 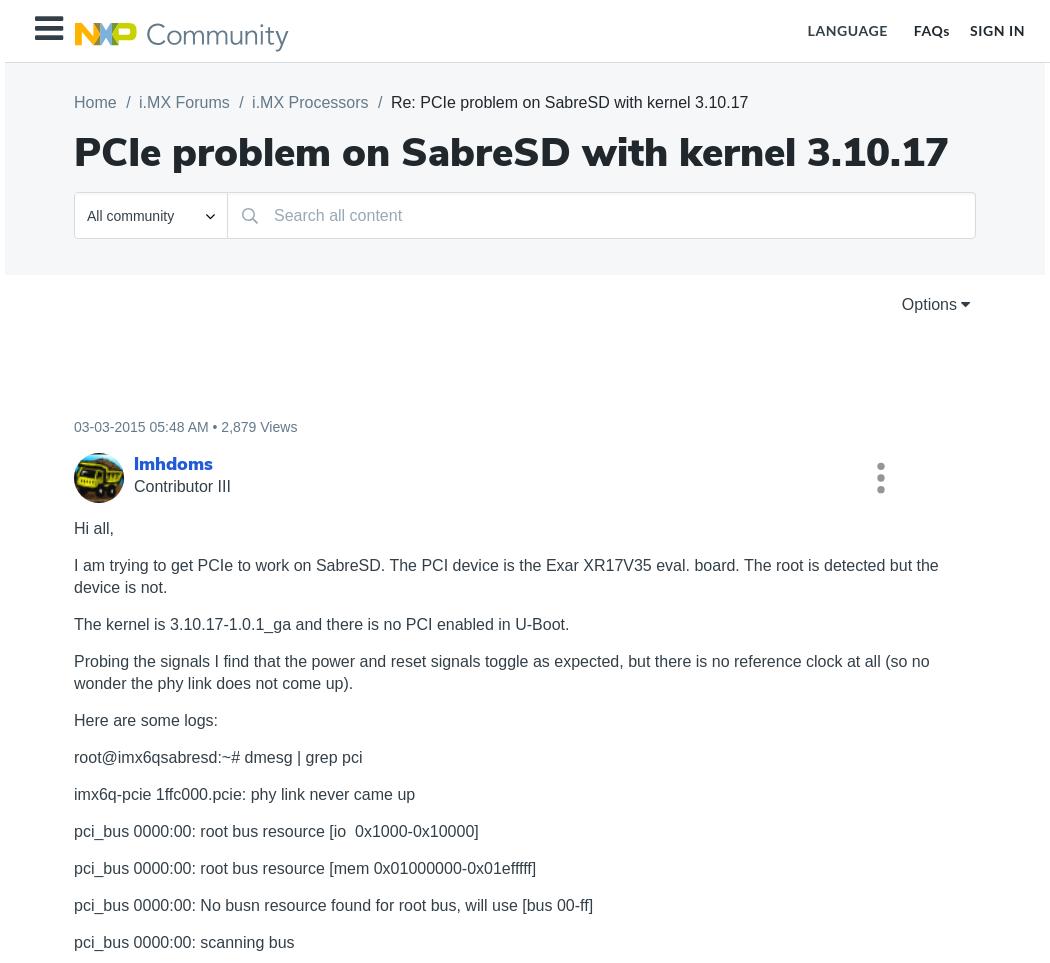 I want to click on 'i.MX Processors', so click(x=309, y=101).